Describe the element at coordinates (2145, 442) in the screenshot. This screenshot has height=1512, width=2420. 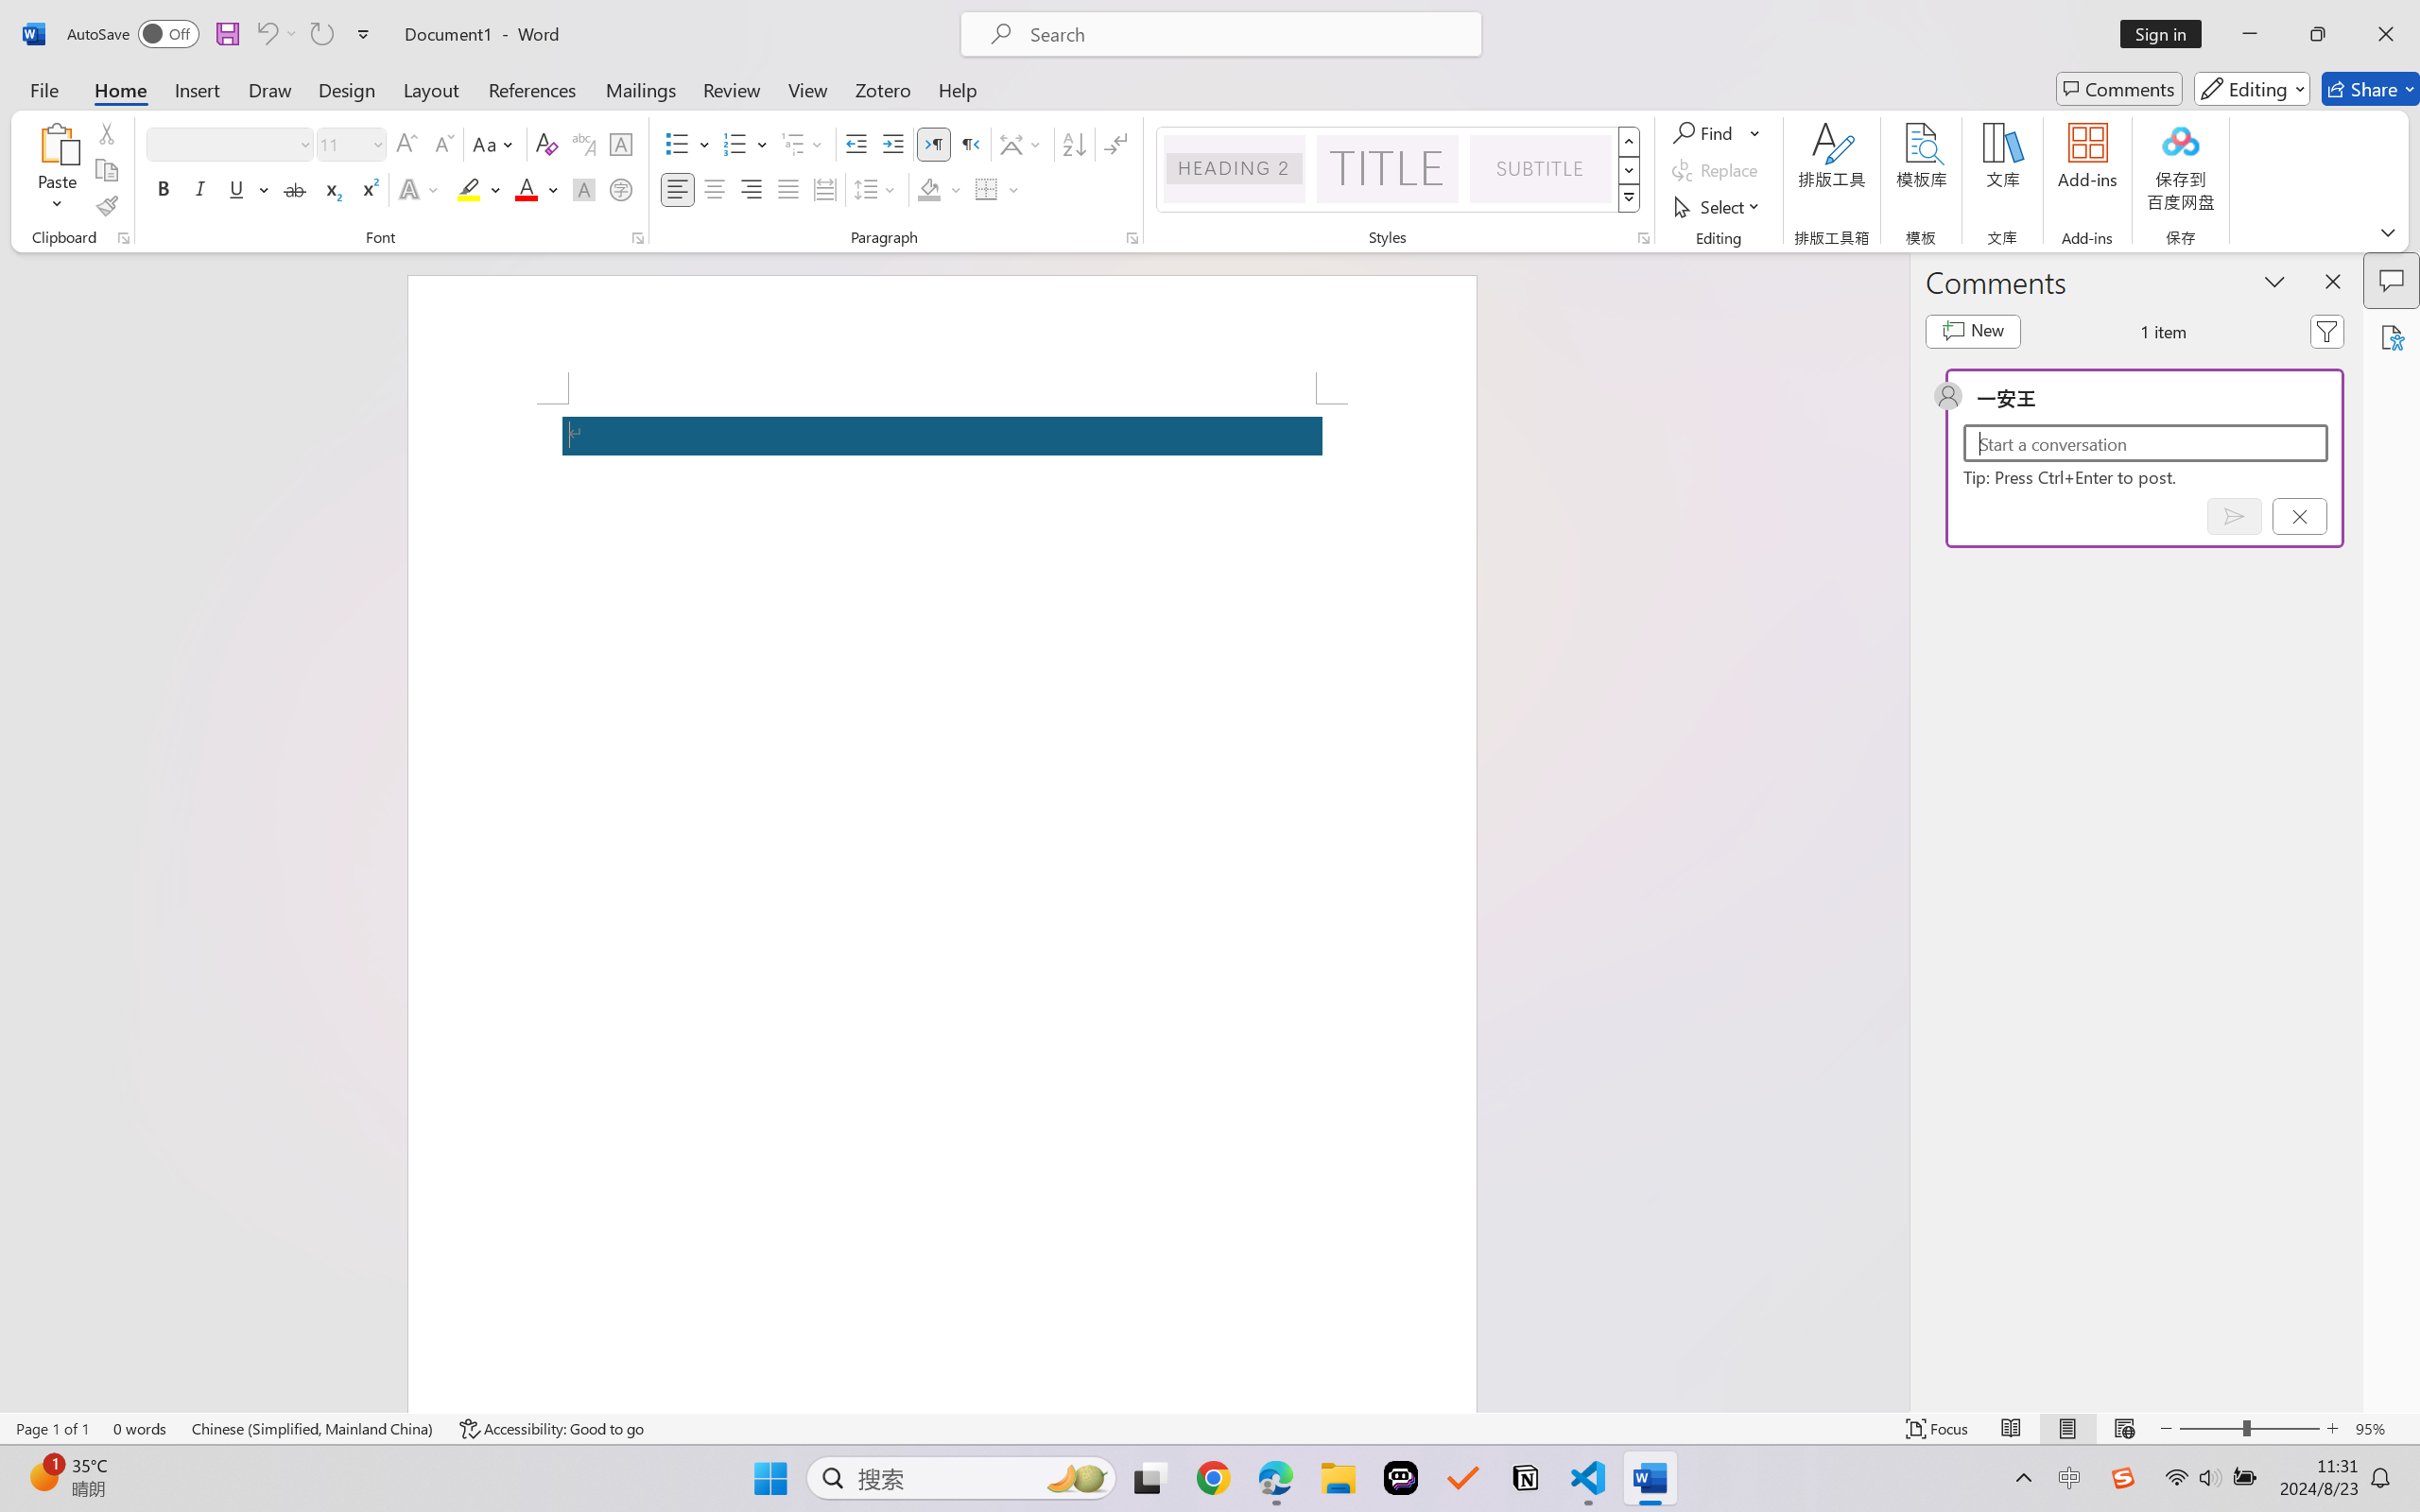
I see `'Start a conversation'` at that location.